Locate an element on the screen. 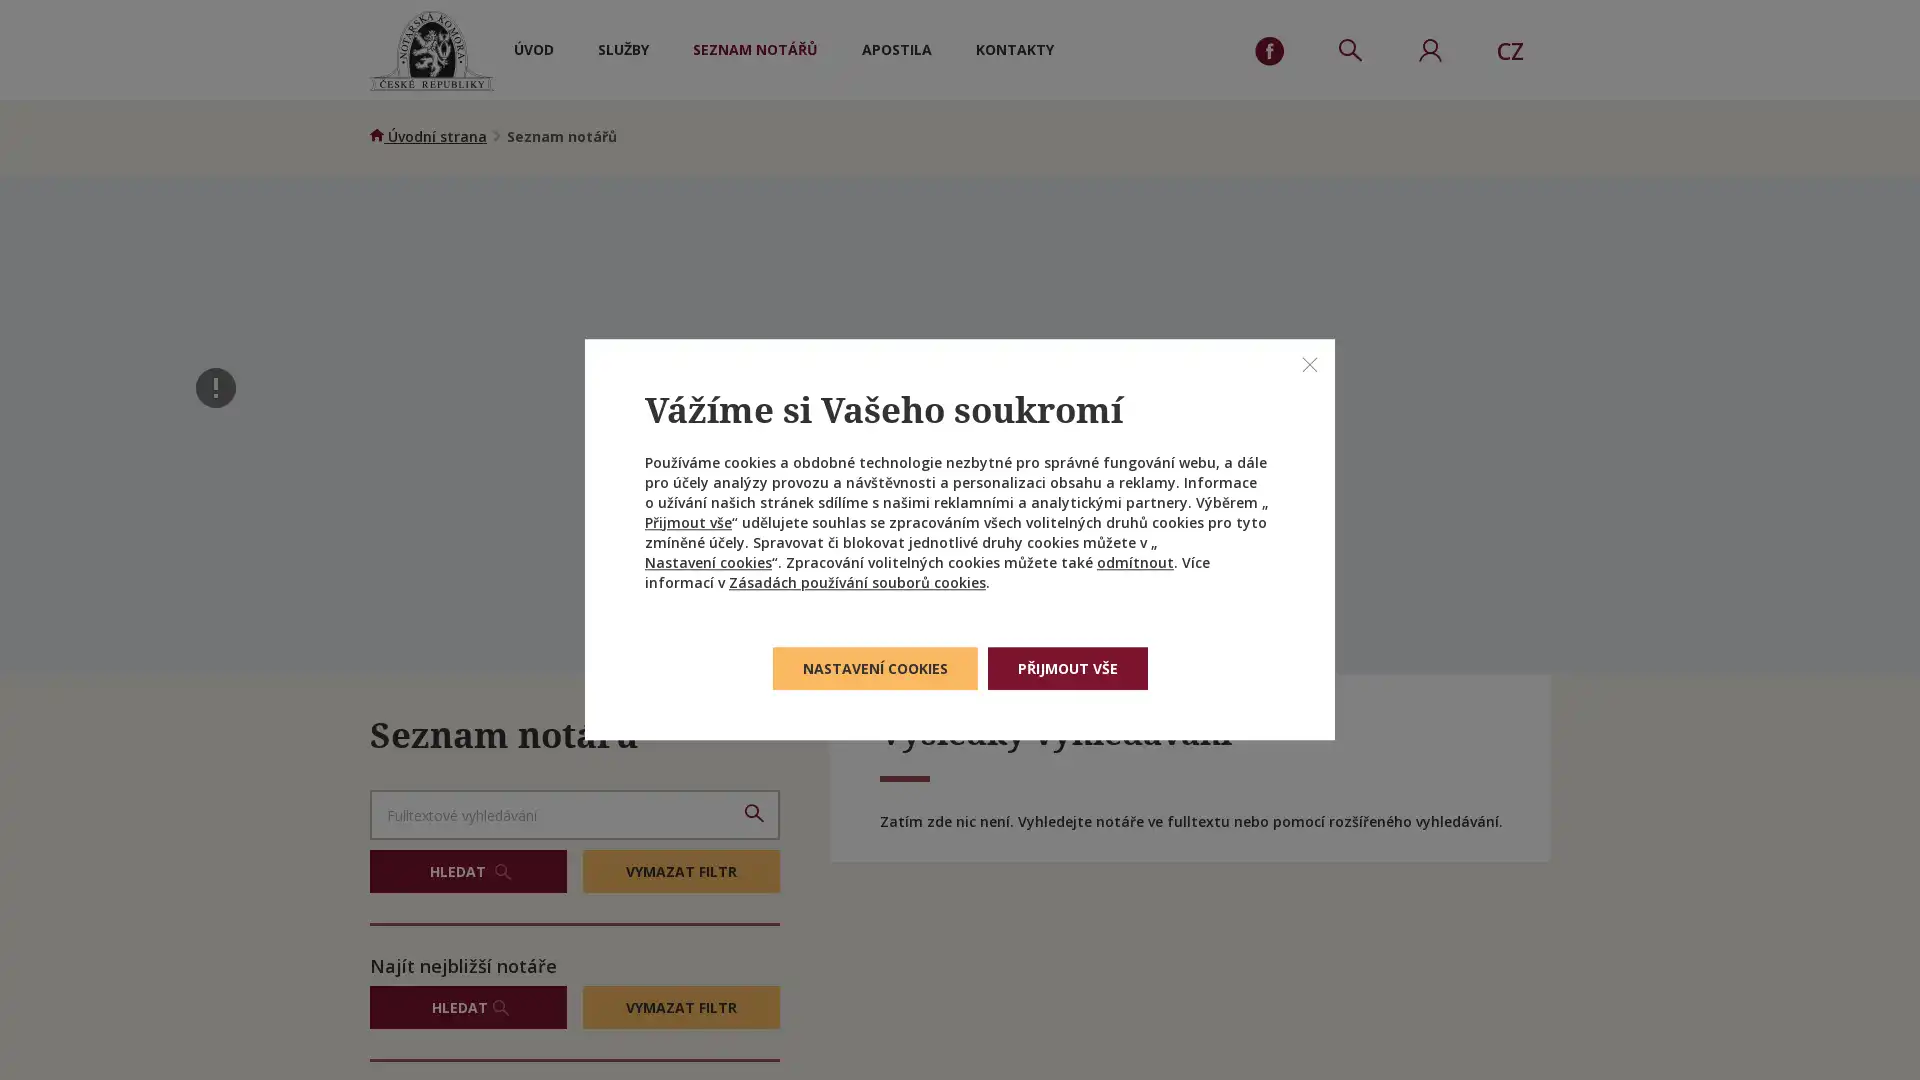 Image resolution: width=1920 pixels, height=1080 pixels. HLEDAT is located at coordinates (467, 870).